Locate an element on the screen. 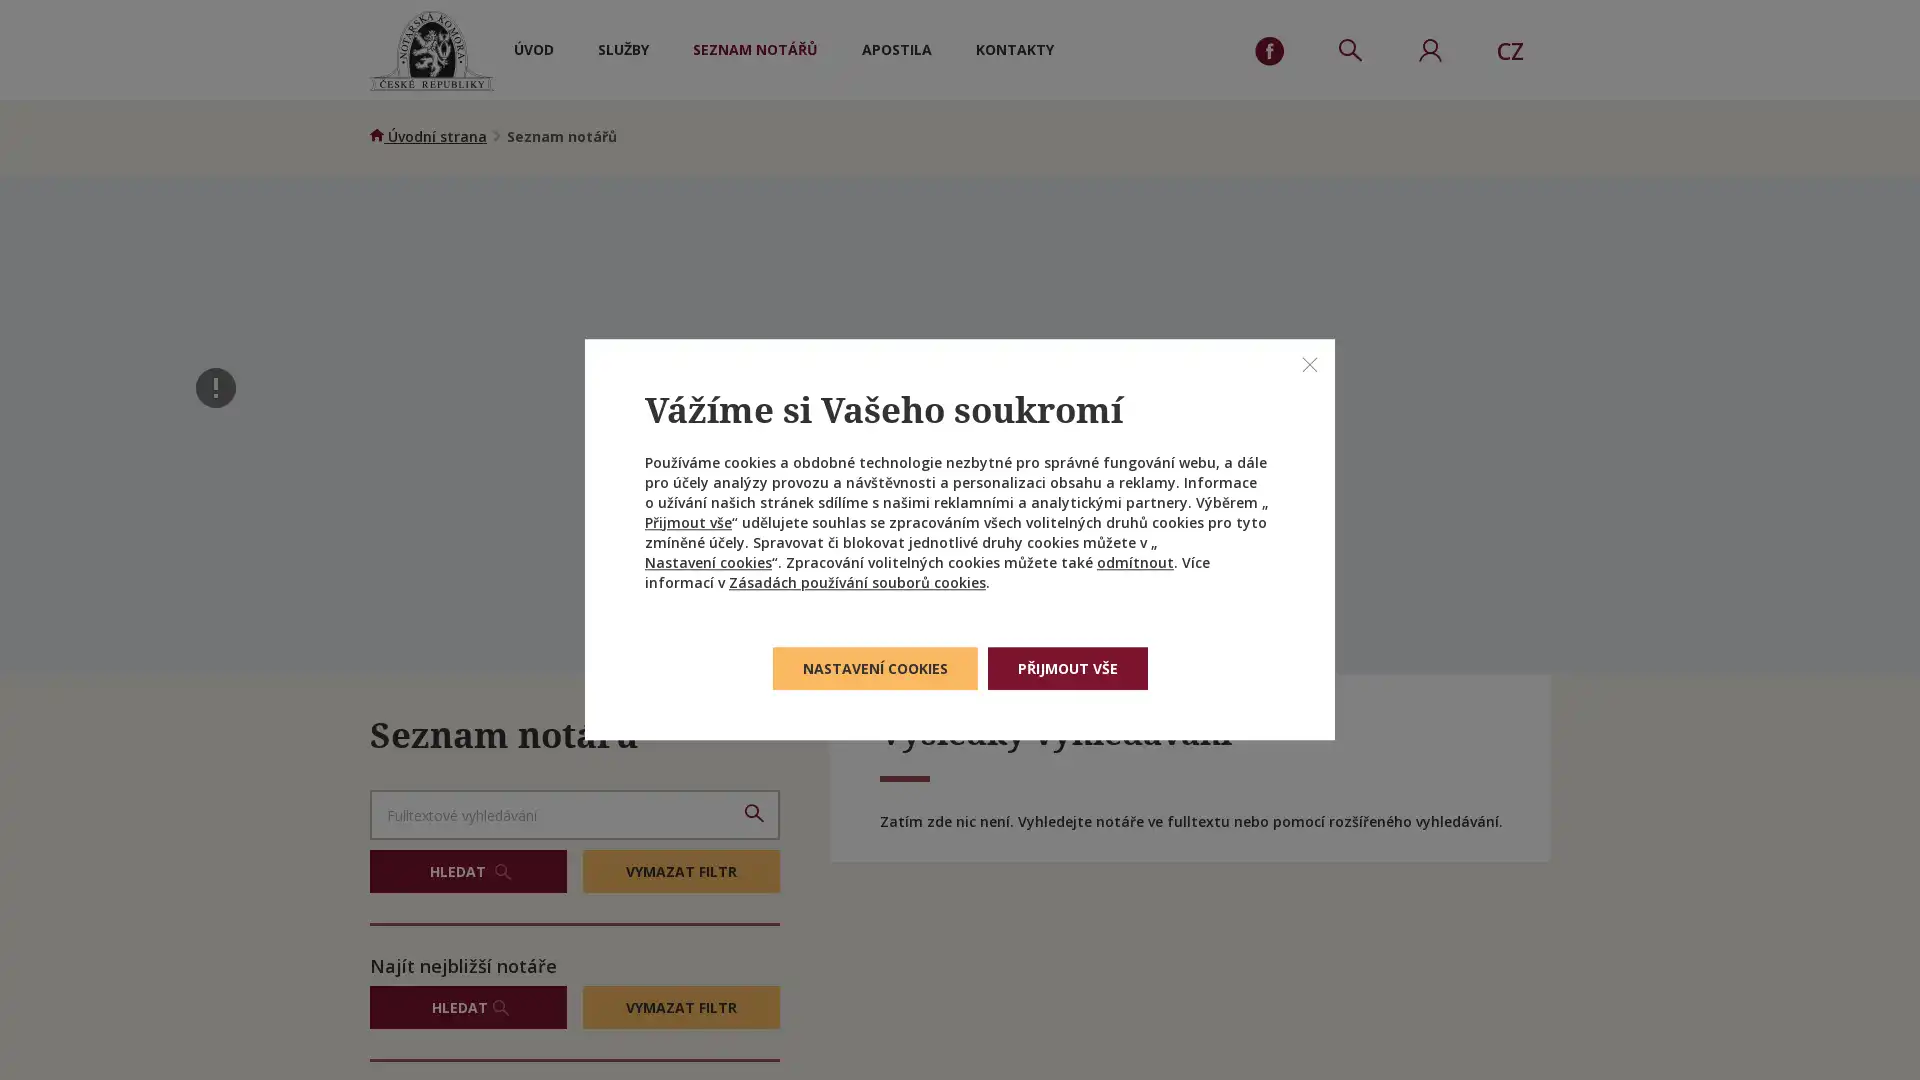 Image resolution: width=1920 pixels, height=1080 pixels. HLEDAT is located at coordinates (467, 870).